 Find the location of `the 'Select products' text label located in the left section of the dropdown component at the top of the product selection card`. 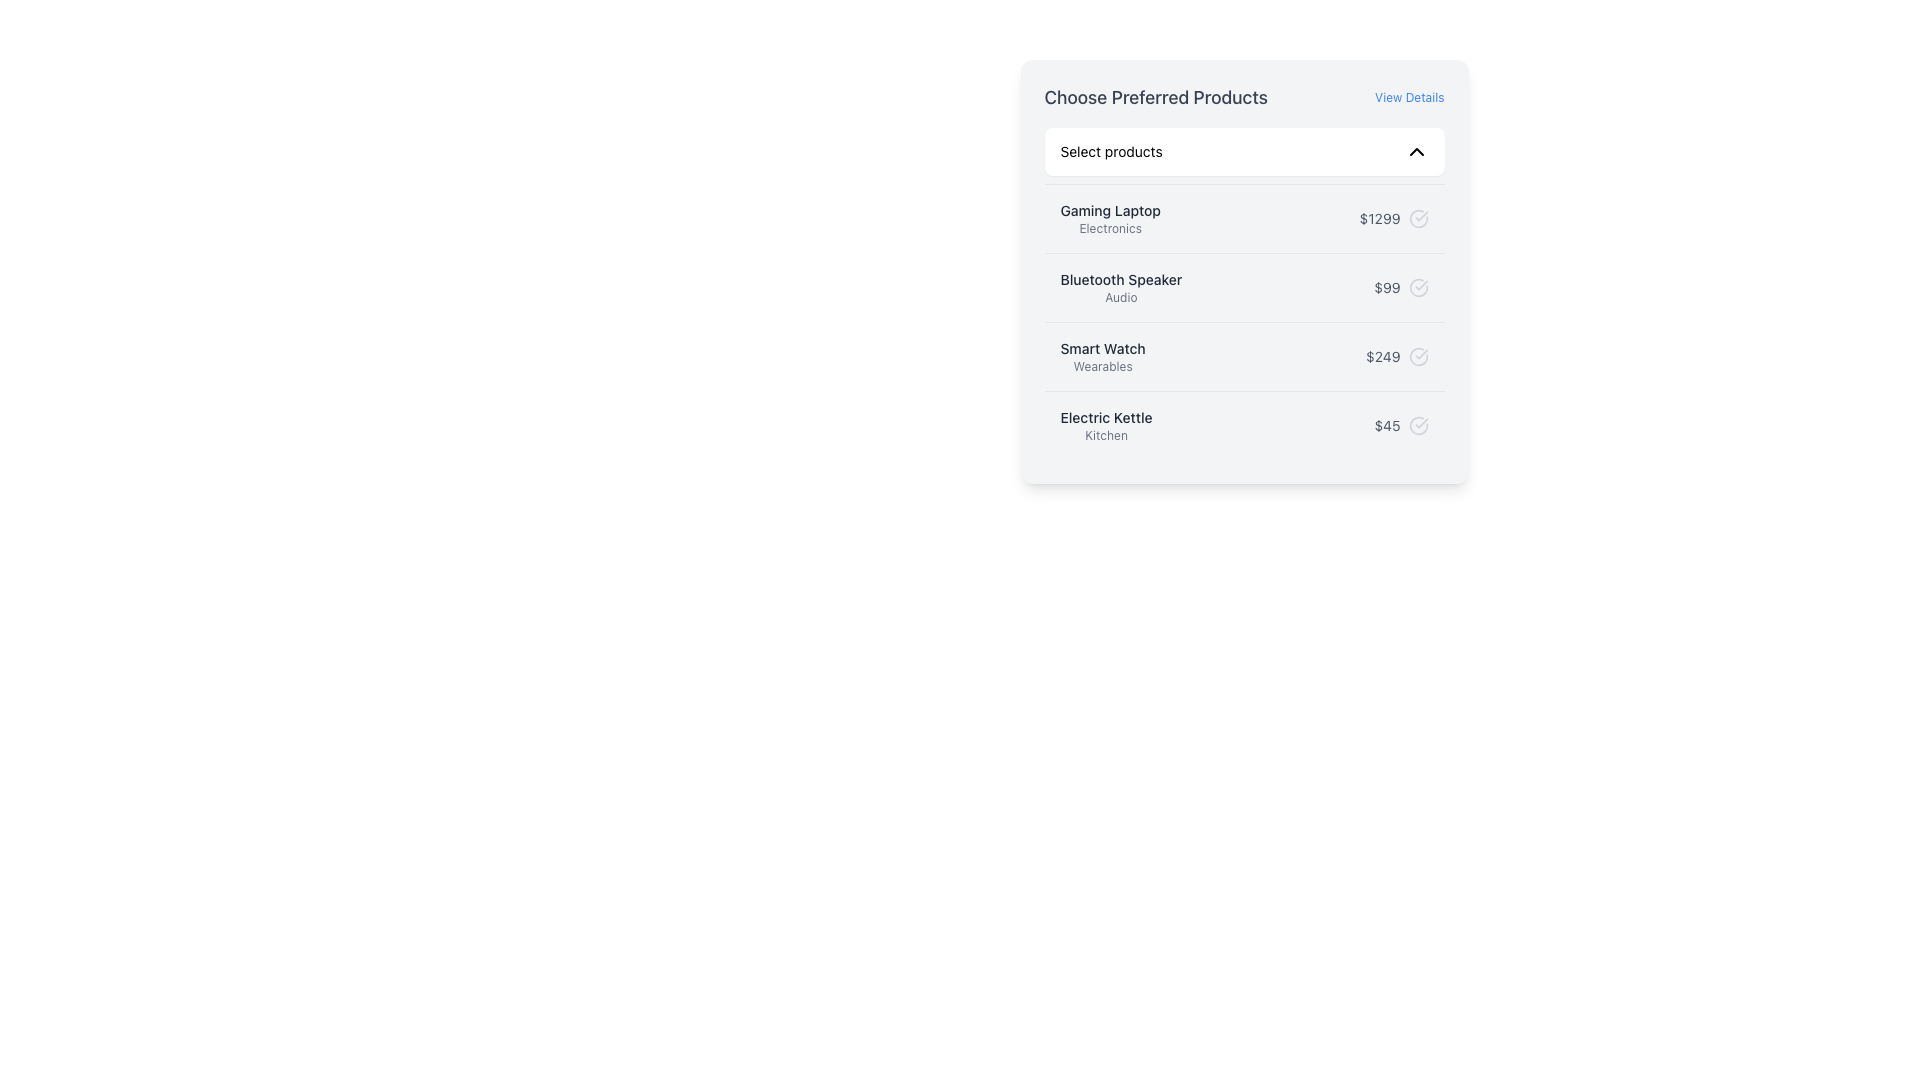

the 'Select products' text label located in the left section of the dropdown component at the top of the product selection card is located at coordinates (1110, 150).